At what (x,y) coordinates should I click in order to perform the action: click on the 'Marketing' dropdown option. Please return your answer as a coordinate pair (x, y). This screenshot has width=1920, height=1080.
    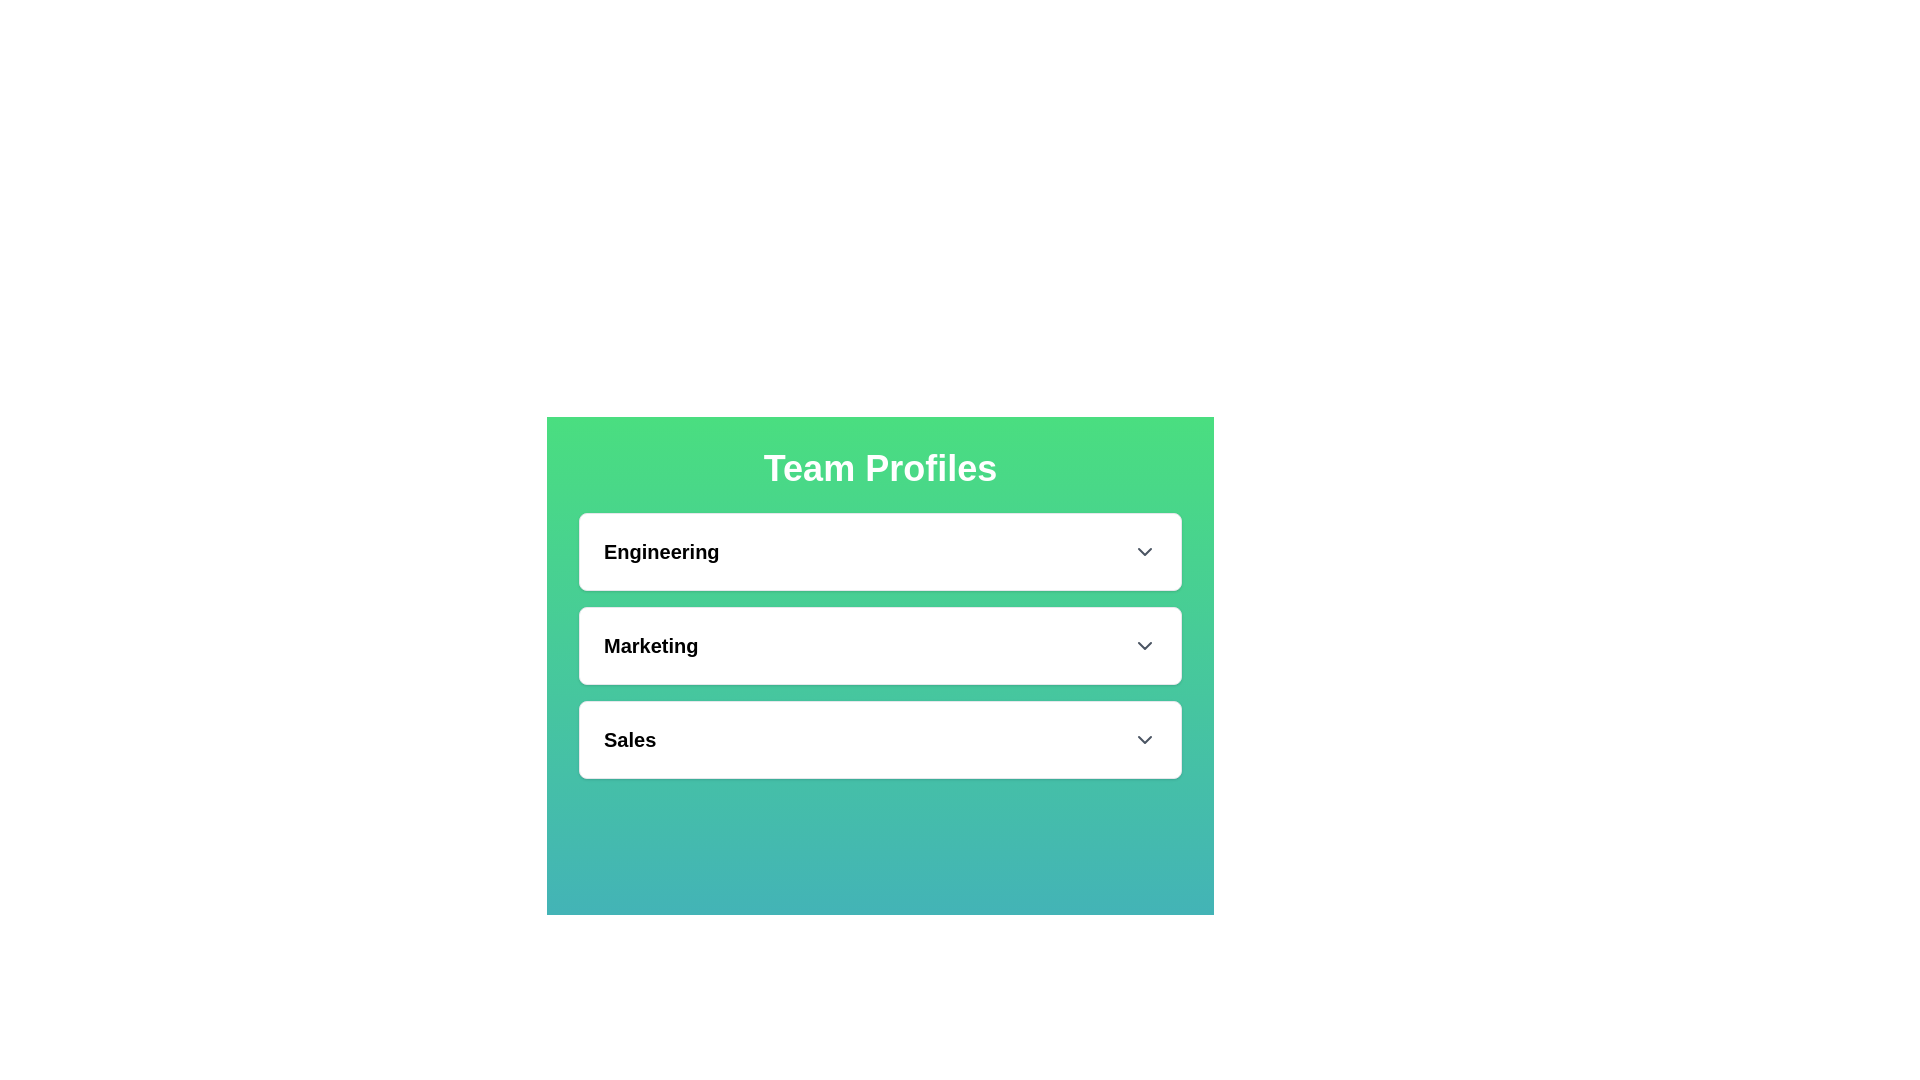
    Looking at the image, I should click on (880, 654).